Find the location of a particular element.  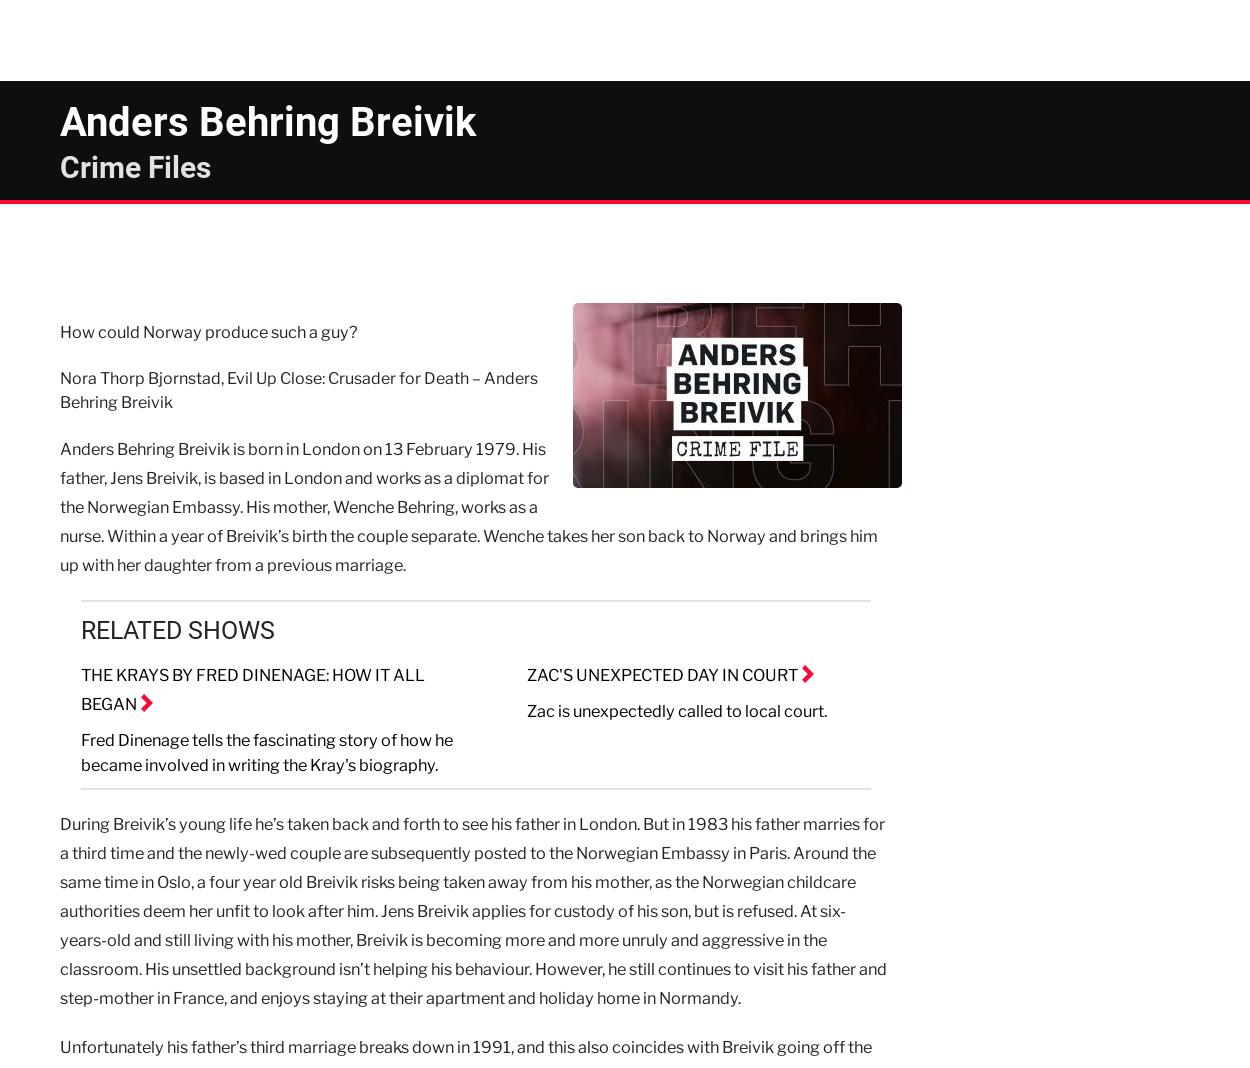

'The Trial' is located at coordinates (457, 22).